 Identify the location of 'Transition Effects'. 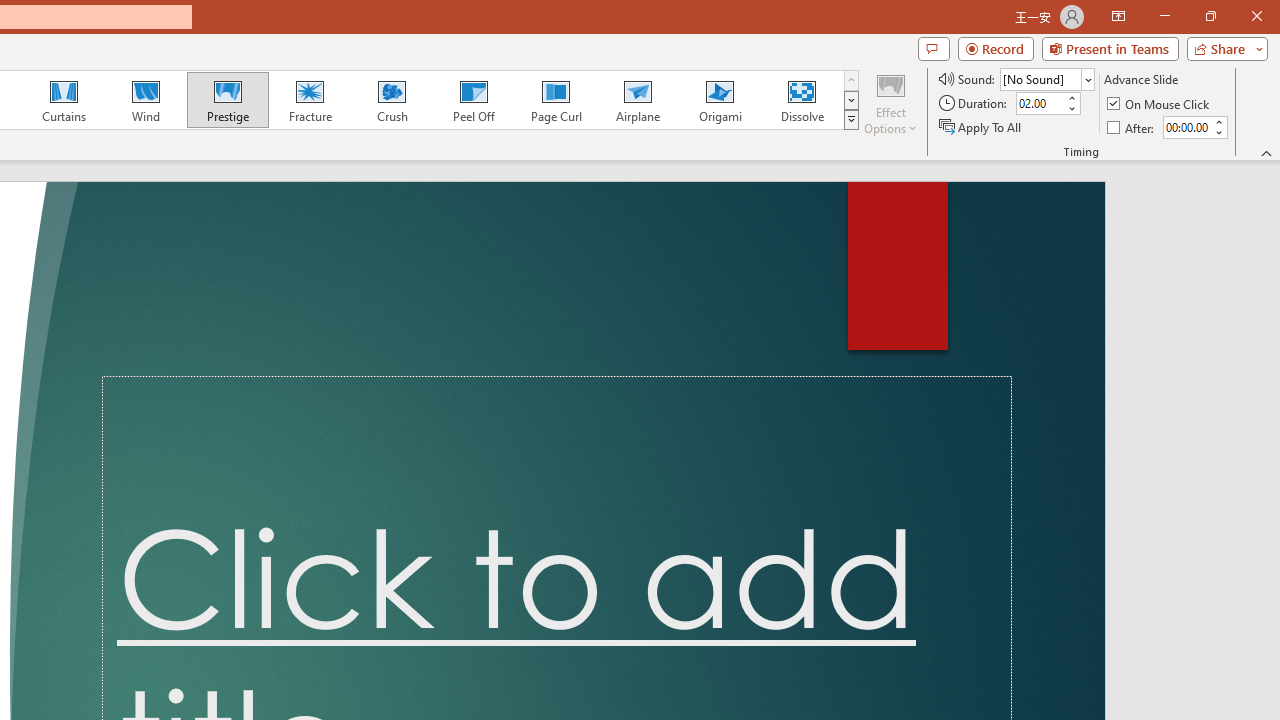
(851, 120).